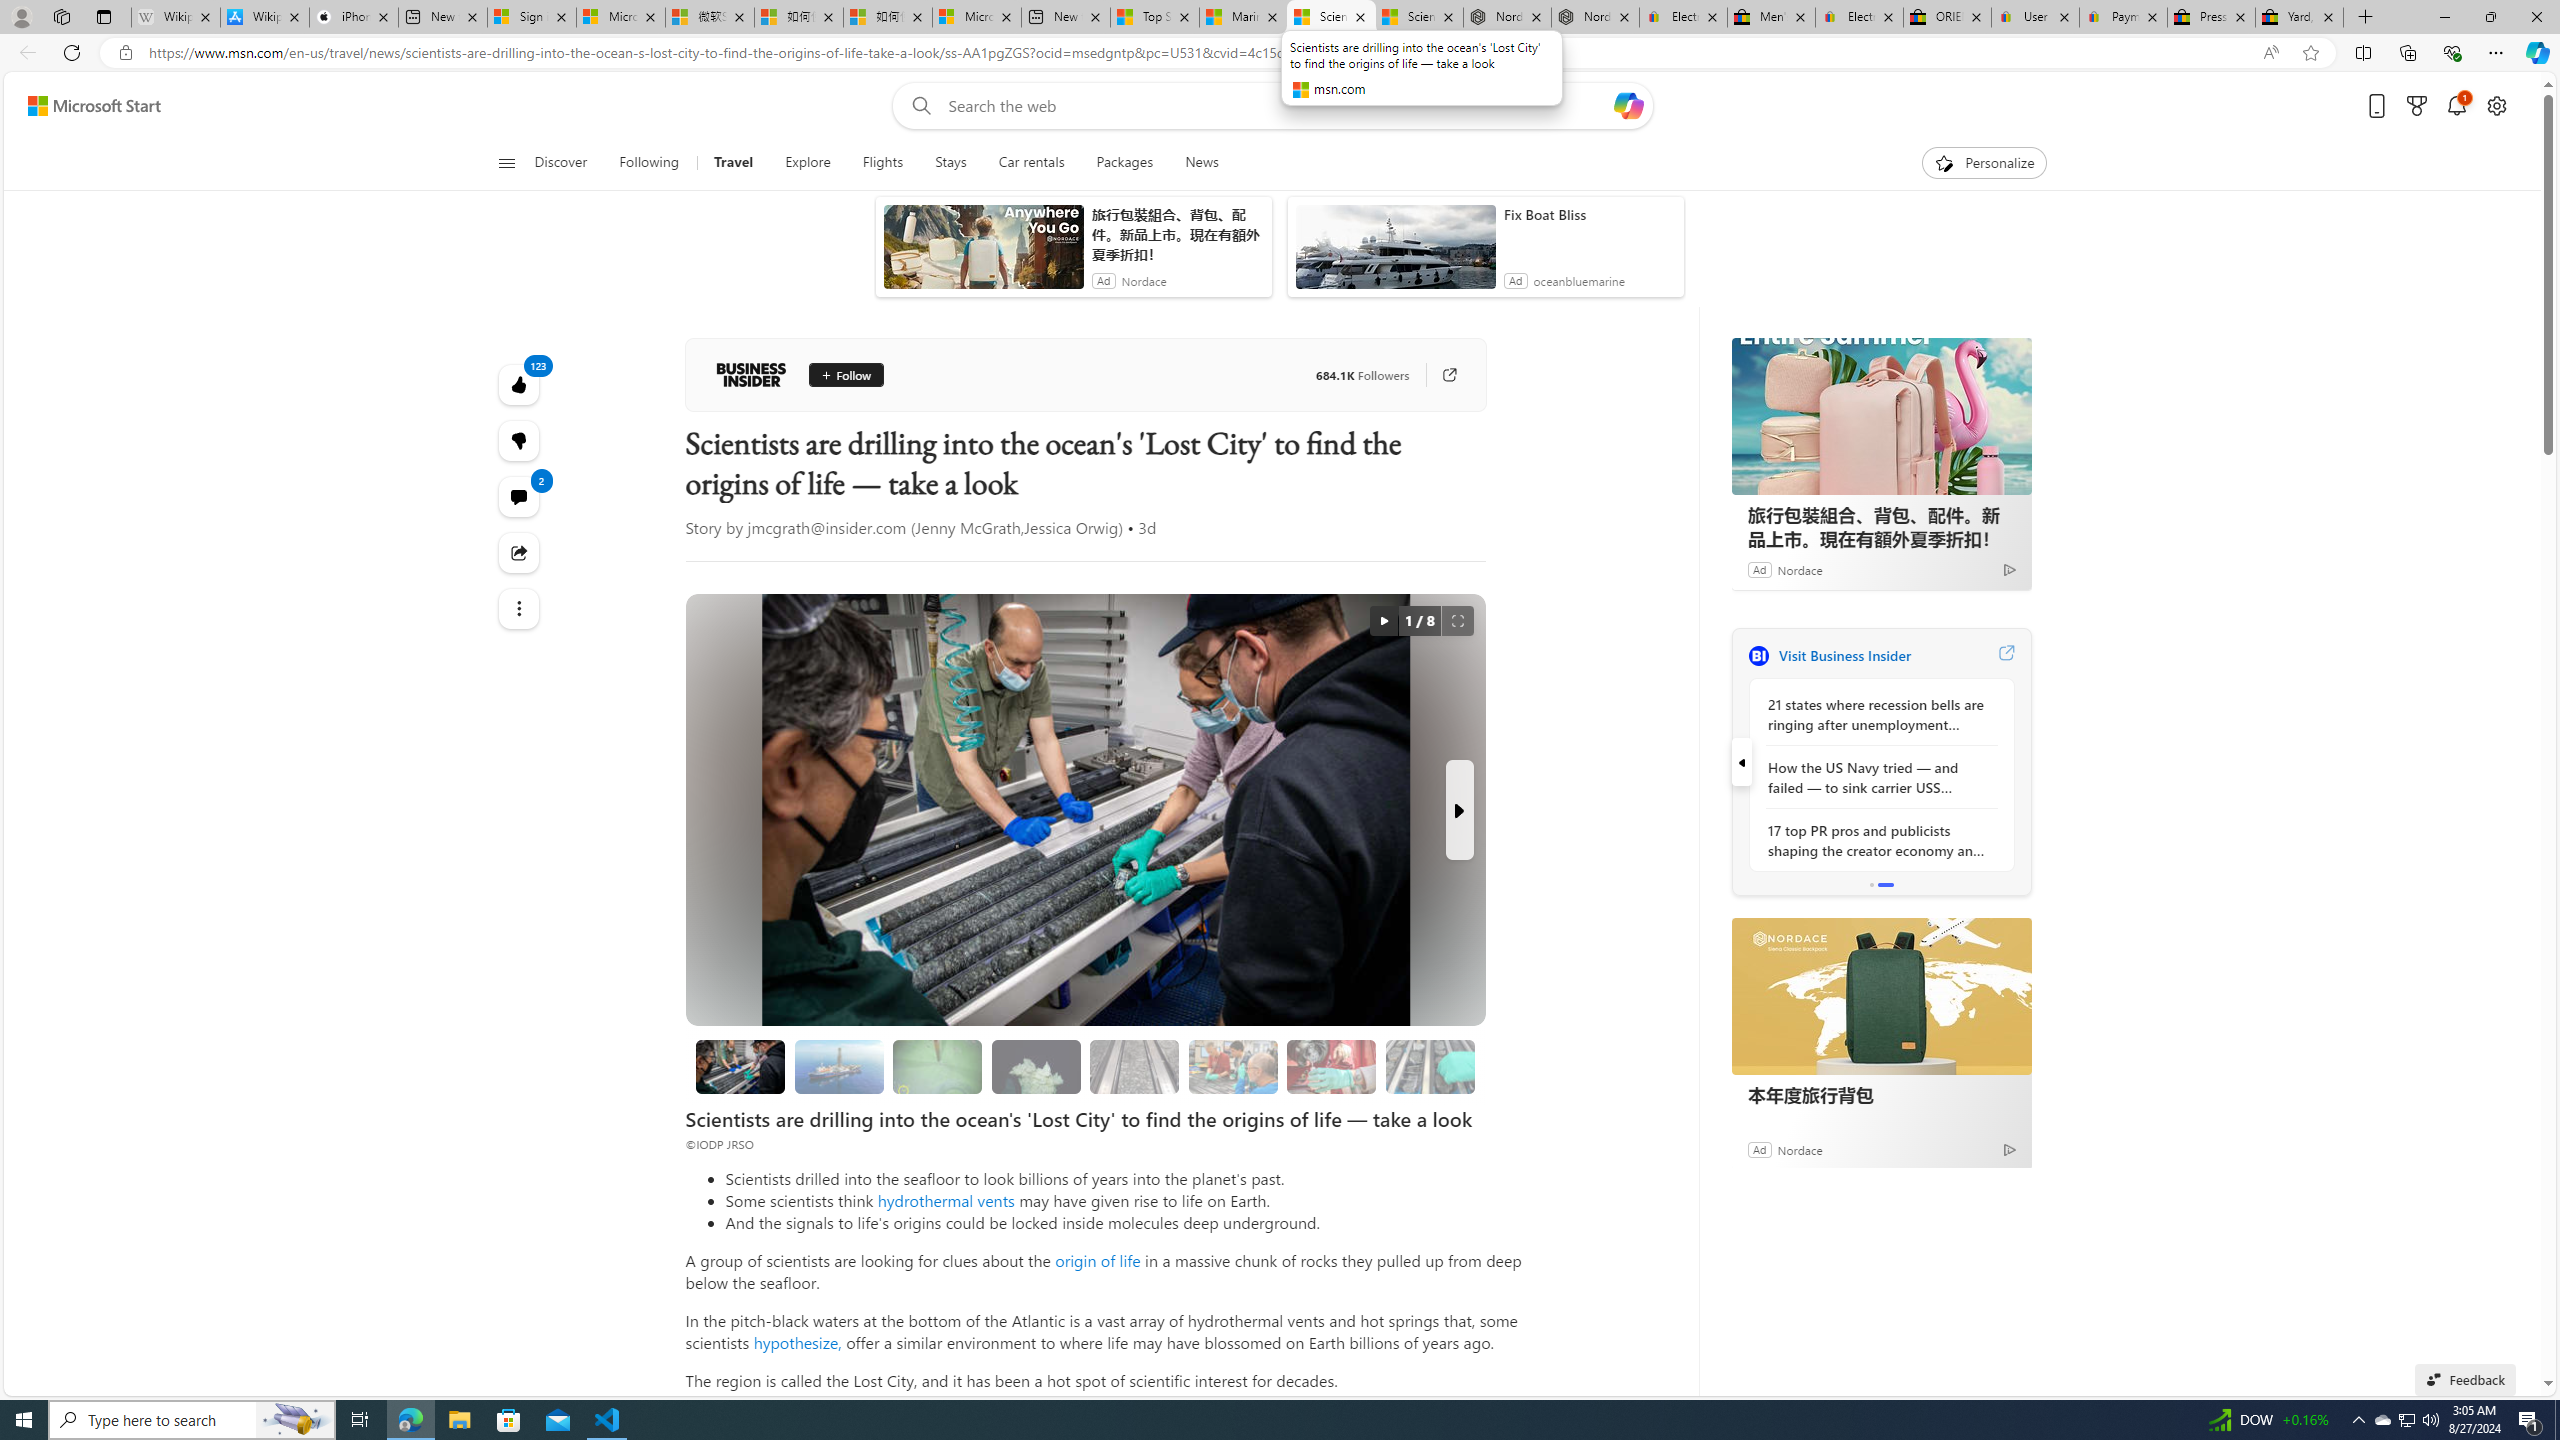 This screenshot has width=2560, height=1440. I want to click on 'View comments 2 Comment', so click(518, 495).